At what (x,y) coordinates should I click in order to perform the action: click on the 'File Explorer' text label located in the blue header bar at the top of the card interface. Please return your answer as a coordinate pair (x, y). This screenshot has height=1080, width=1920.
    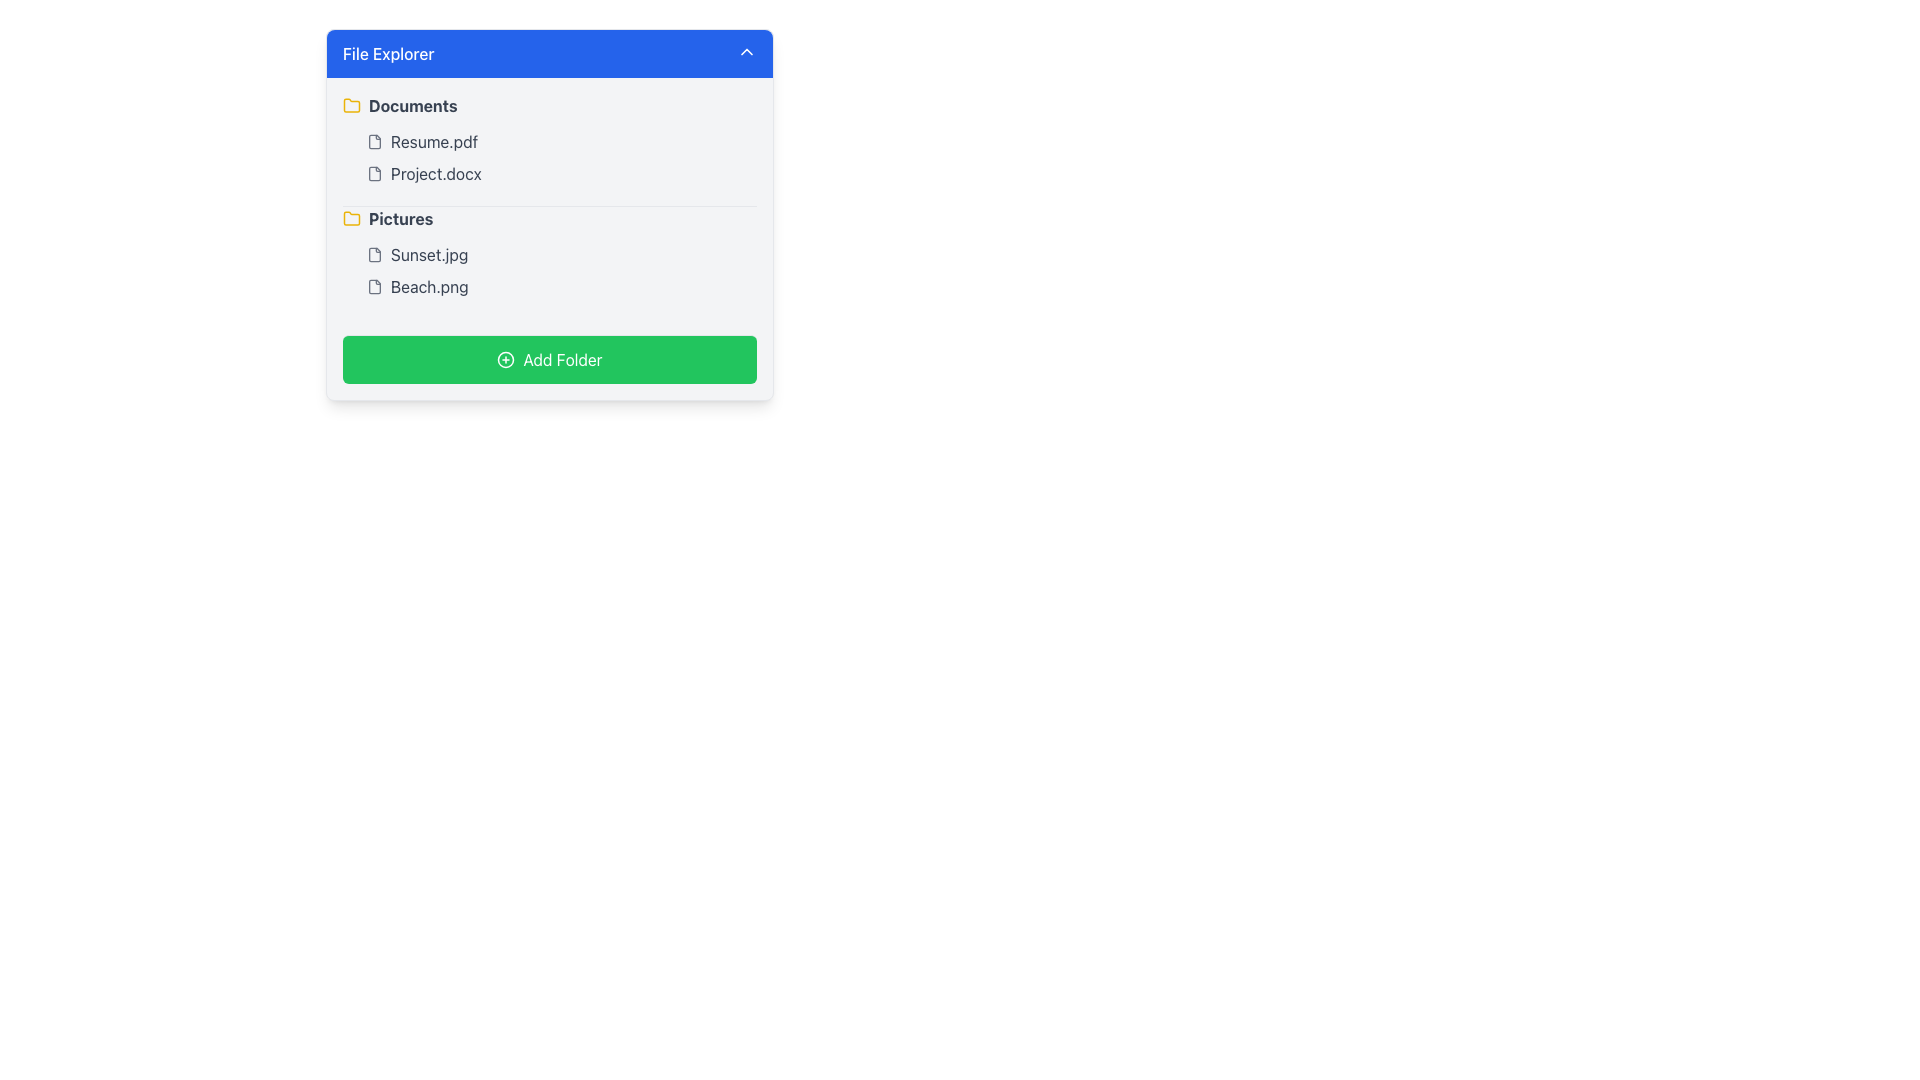
    Looking at the image, I should click on (388, 53).